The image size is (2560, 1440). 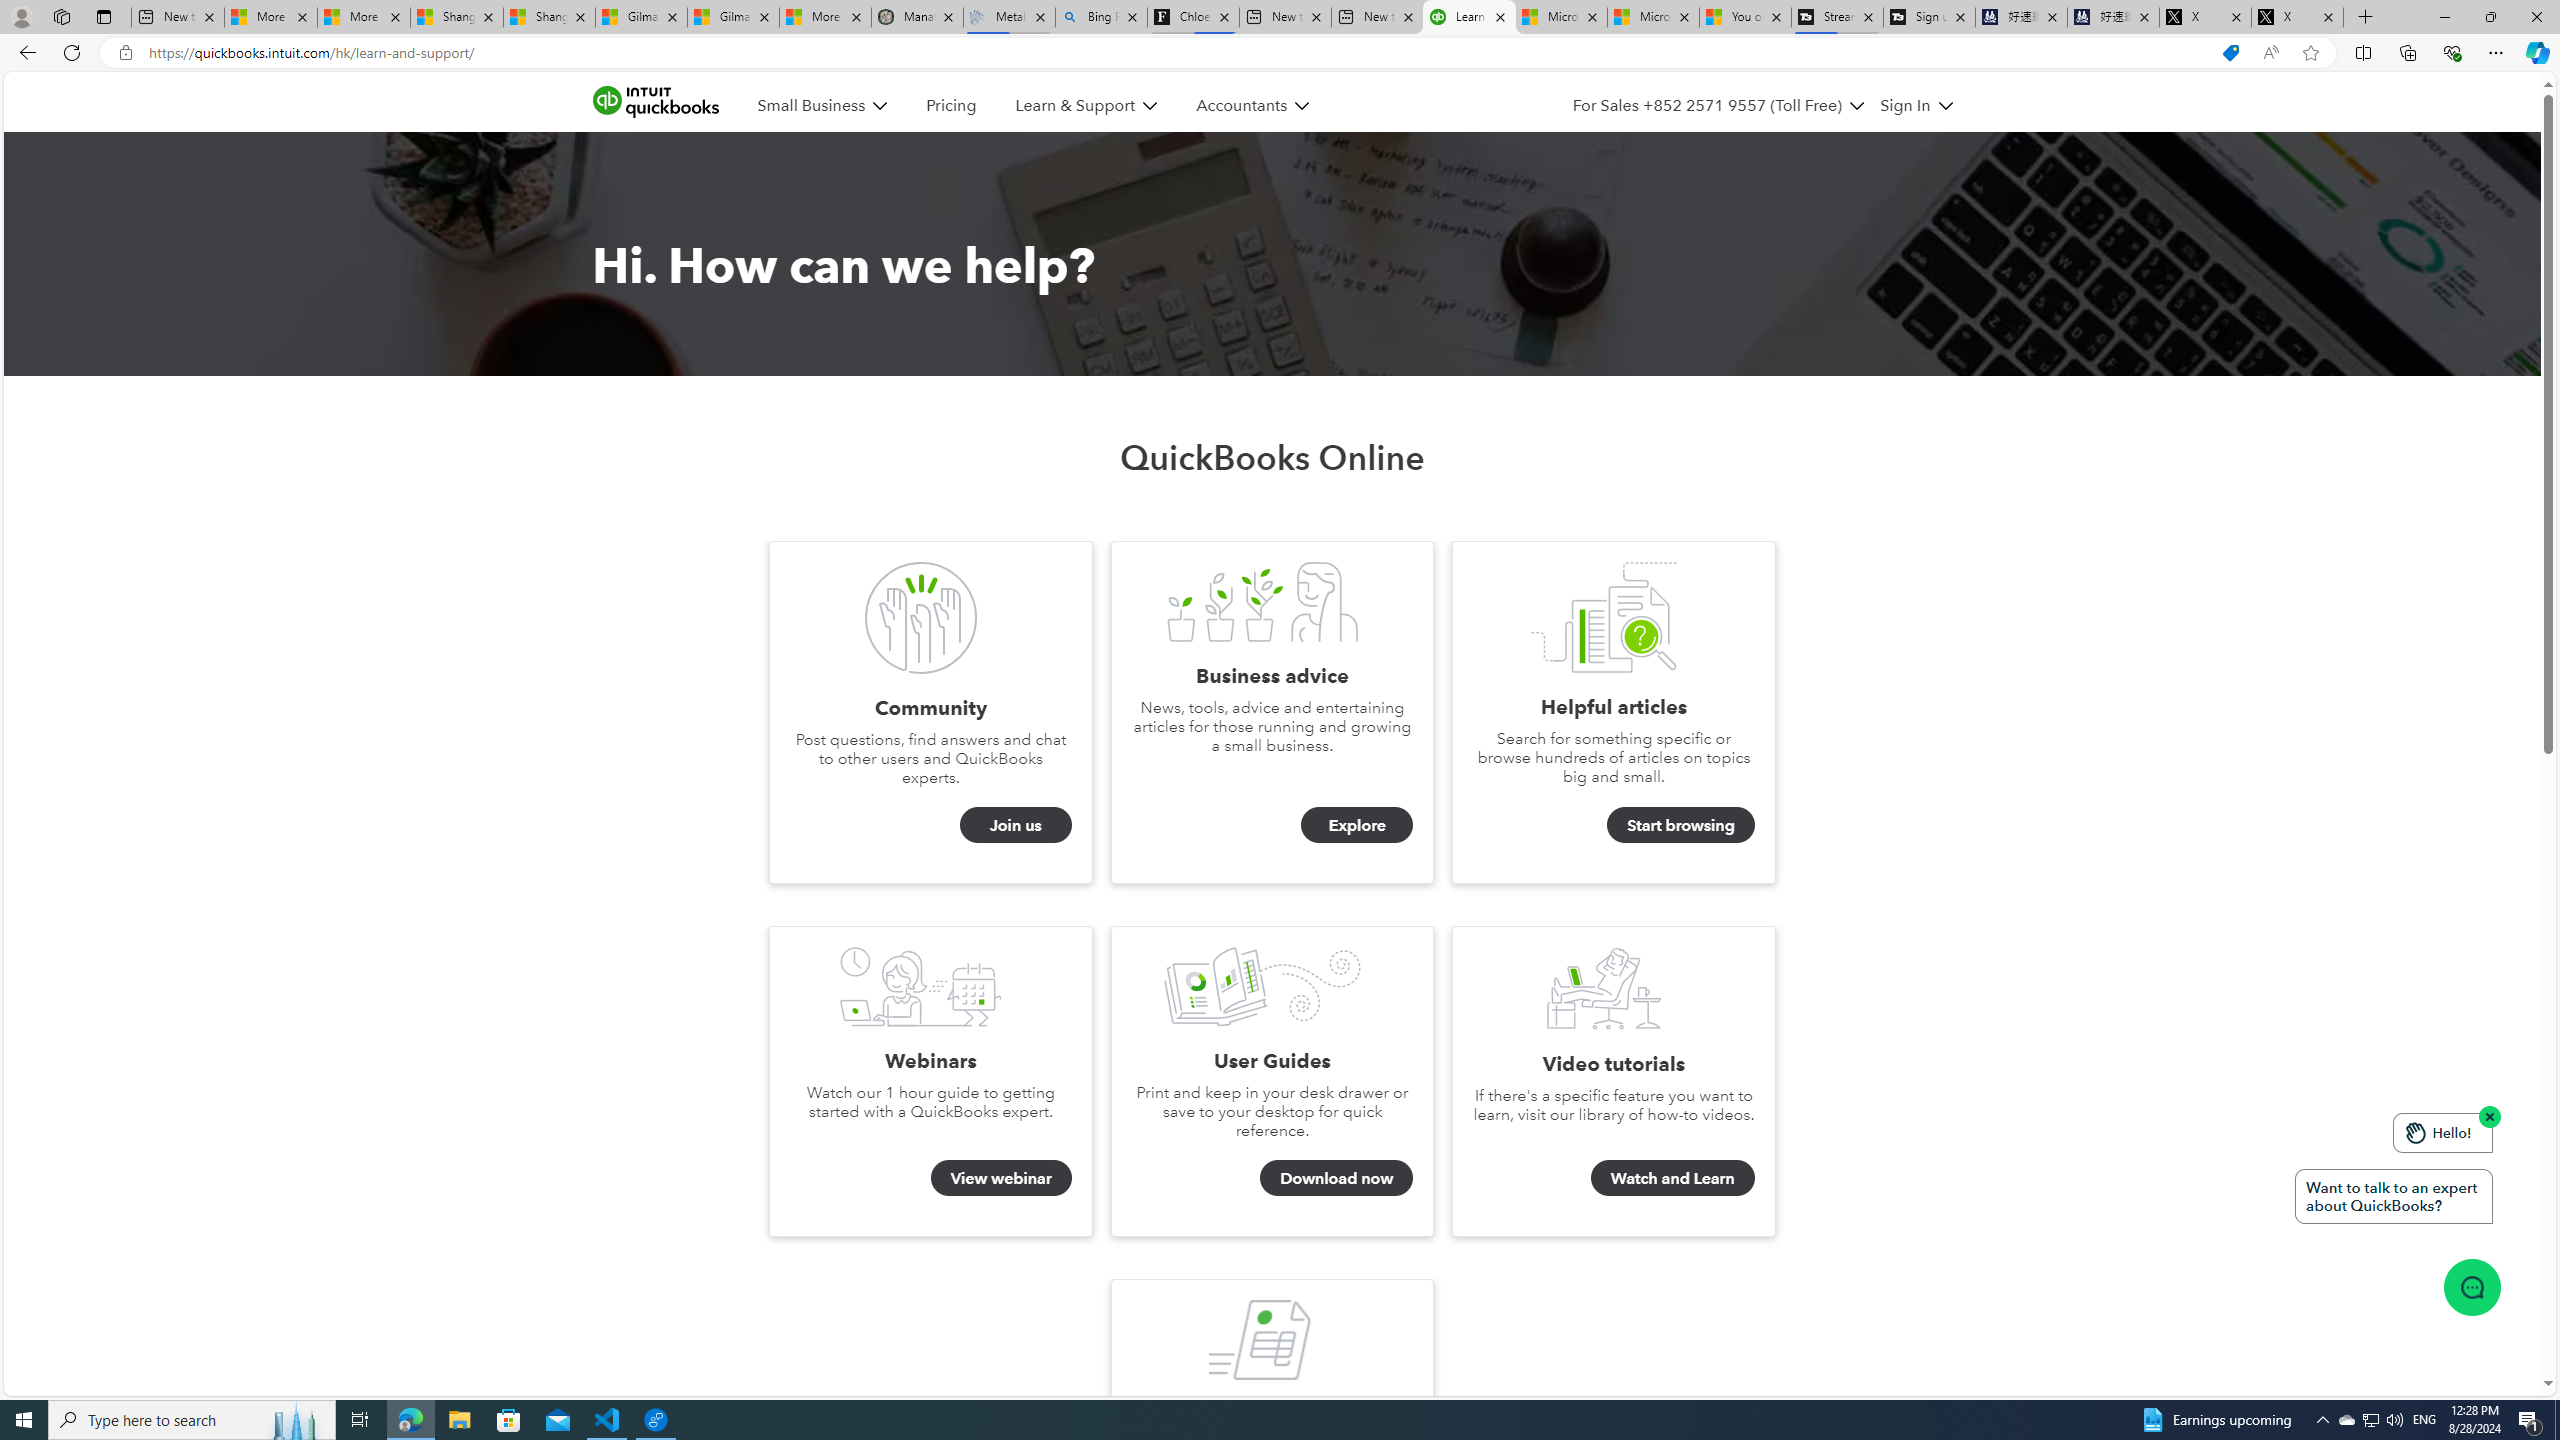 I want to click on 'Chloe Sorvino', so click(x=1194, y=16).